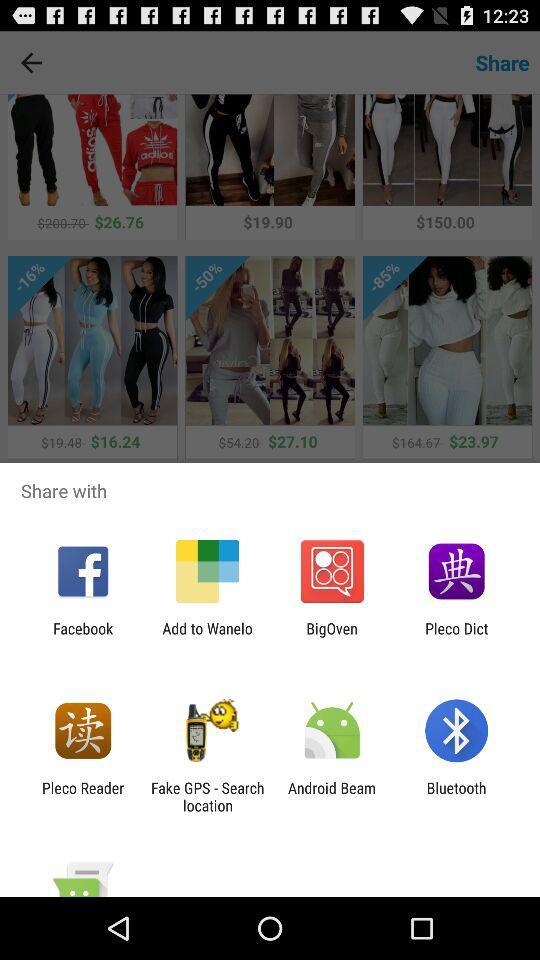 This screenshot has height=960, width=540. I want to click on the app to the left of pleco dict app, so click(332, 636).